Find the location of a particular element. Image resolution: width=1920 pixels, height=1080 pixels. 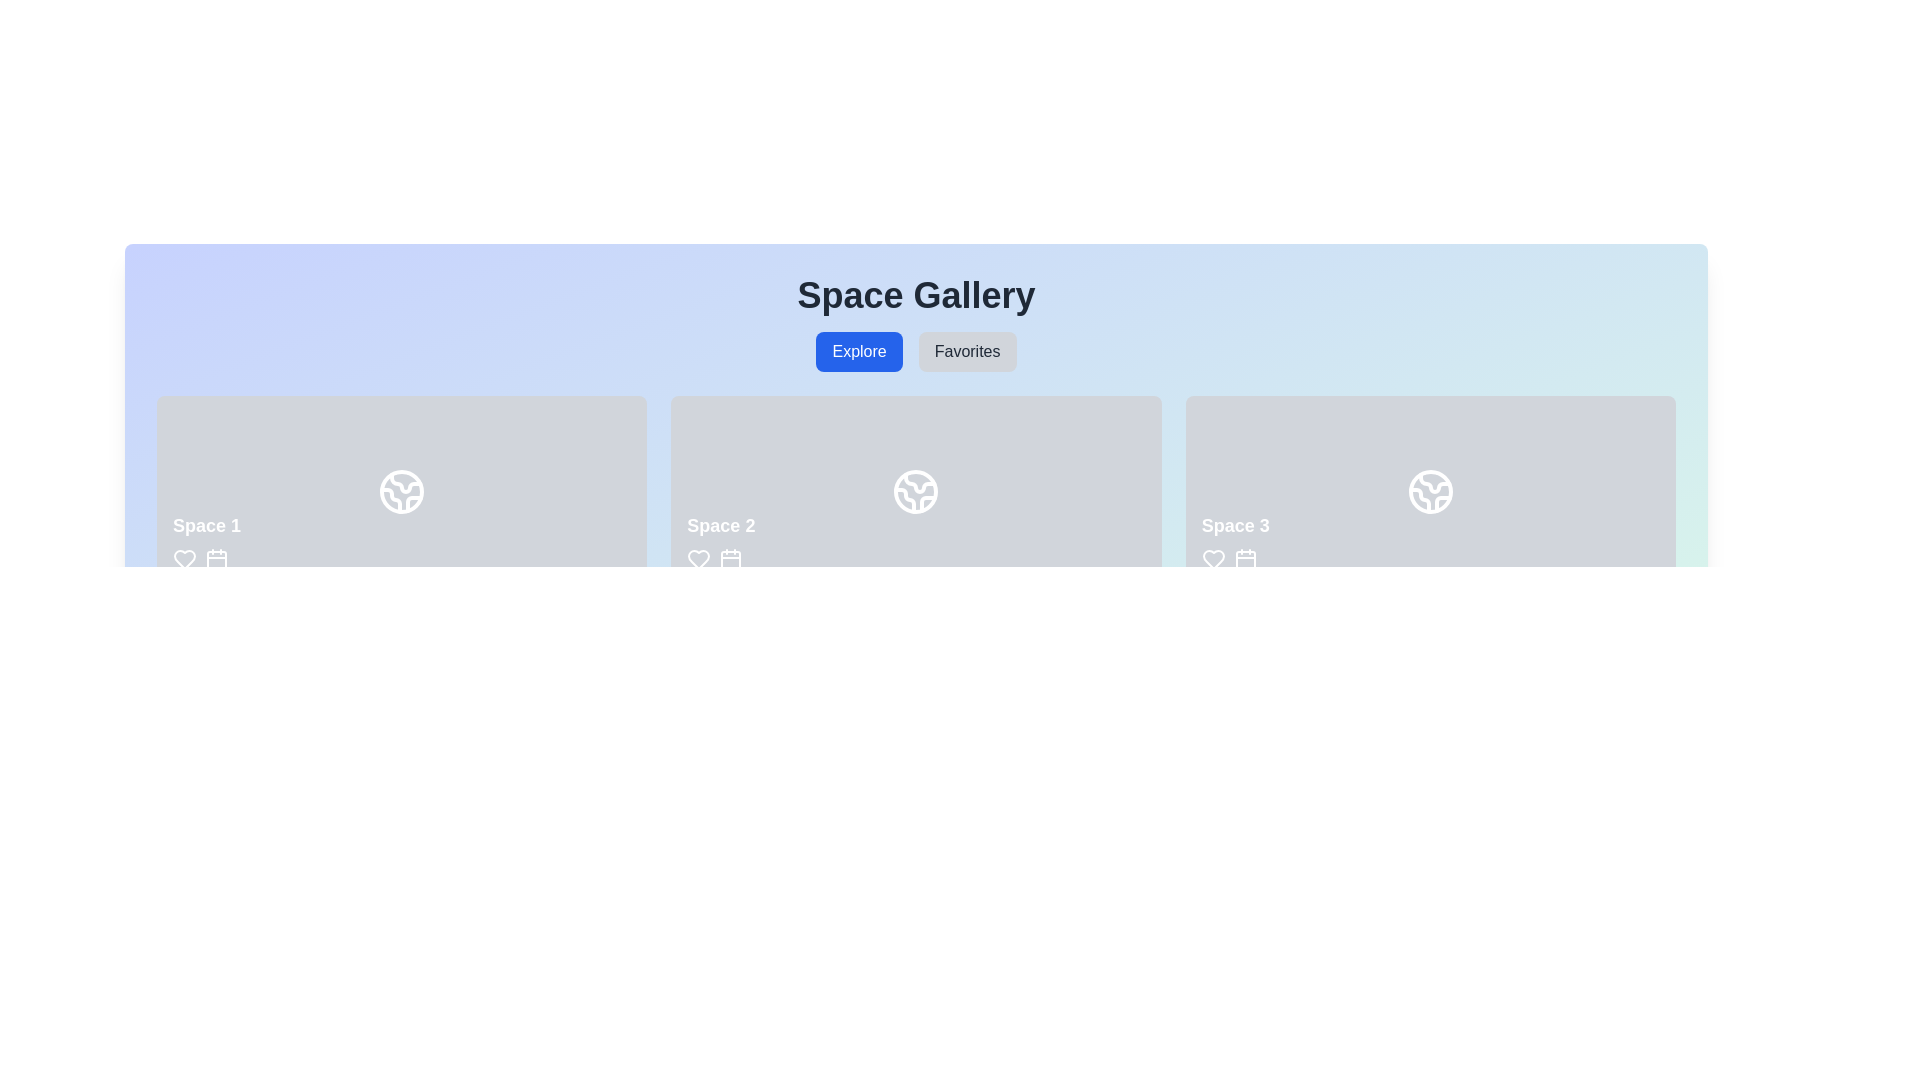

the interactive card labeled 'Space 2', which features a light gray background with a white circular globe icon and the text 'Space 2' in white at the bottom left is located at coordinates (915, 492).